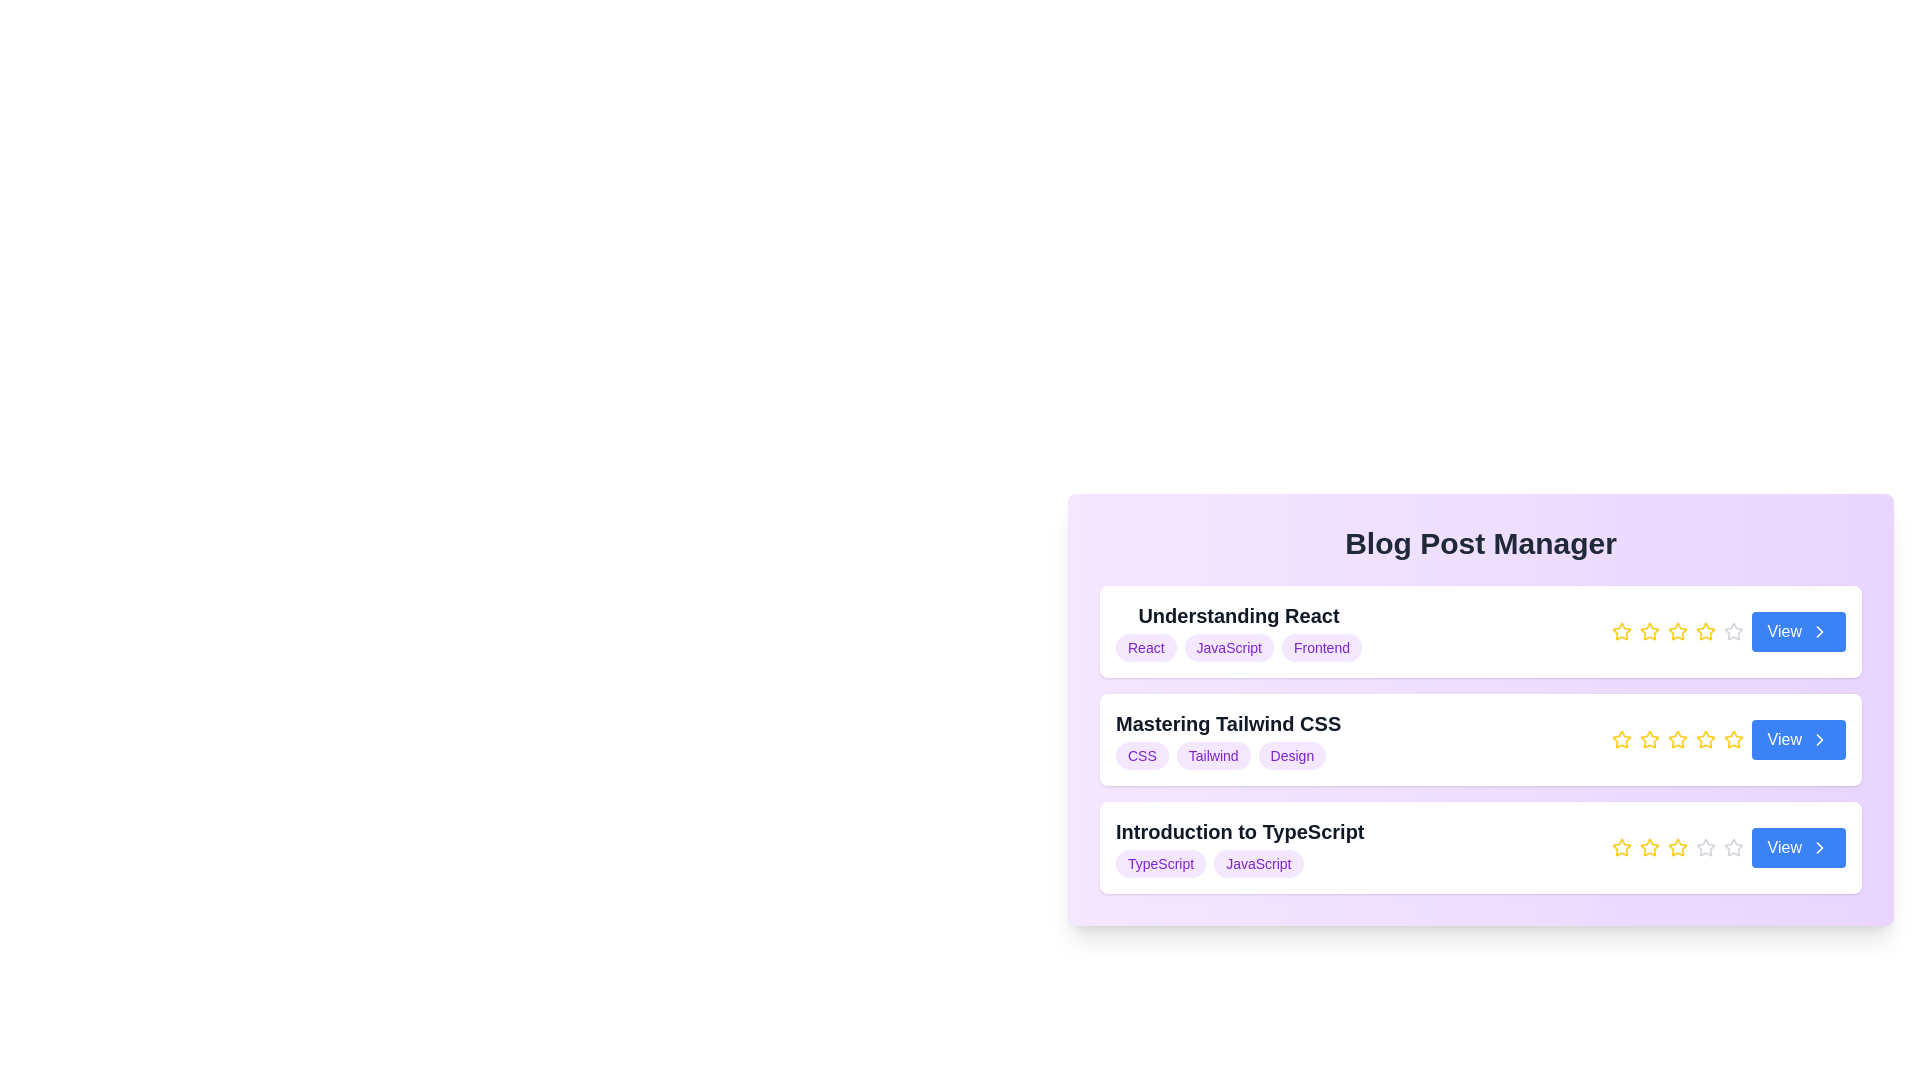 The height and width of the screenshot is (1080, 1920). What do you see at coordinates (1649, 632) in the screenshot?
I see `the third star-shaped rating control icon in the 'Understanding React' card of the 'Blog Post Manager' section to visually represent the third rating level` at bounding box center [1649, 632].